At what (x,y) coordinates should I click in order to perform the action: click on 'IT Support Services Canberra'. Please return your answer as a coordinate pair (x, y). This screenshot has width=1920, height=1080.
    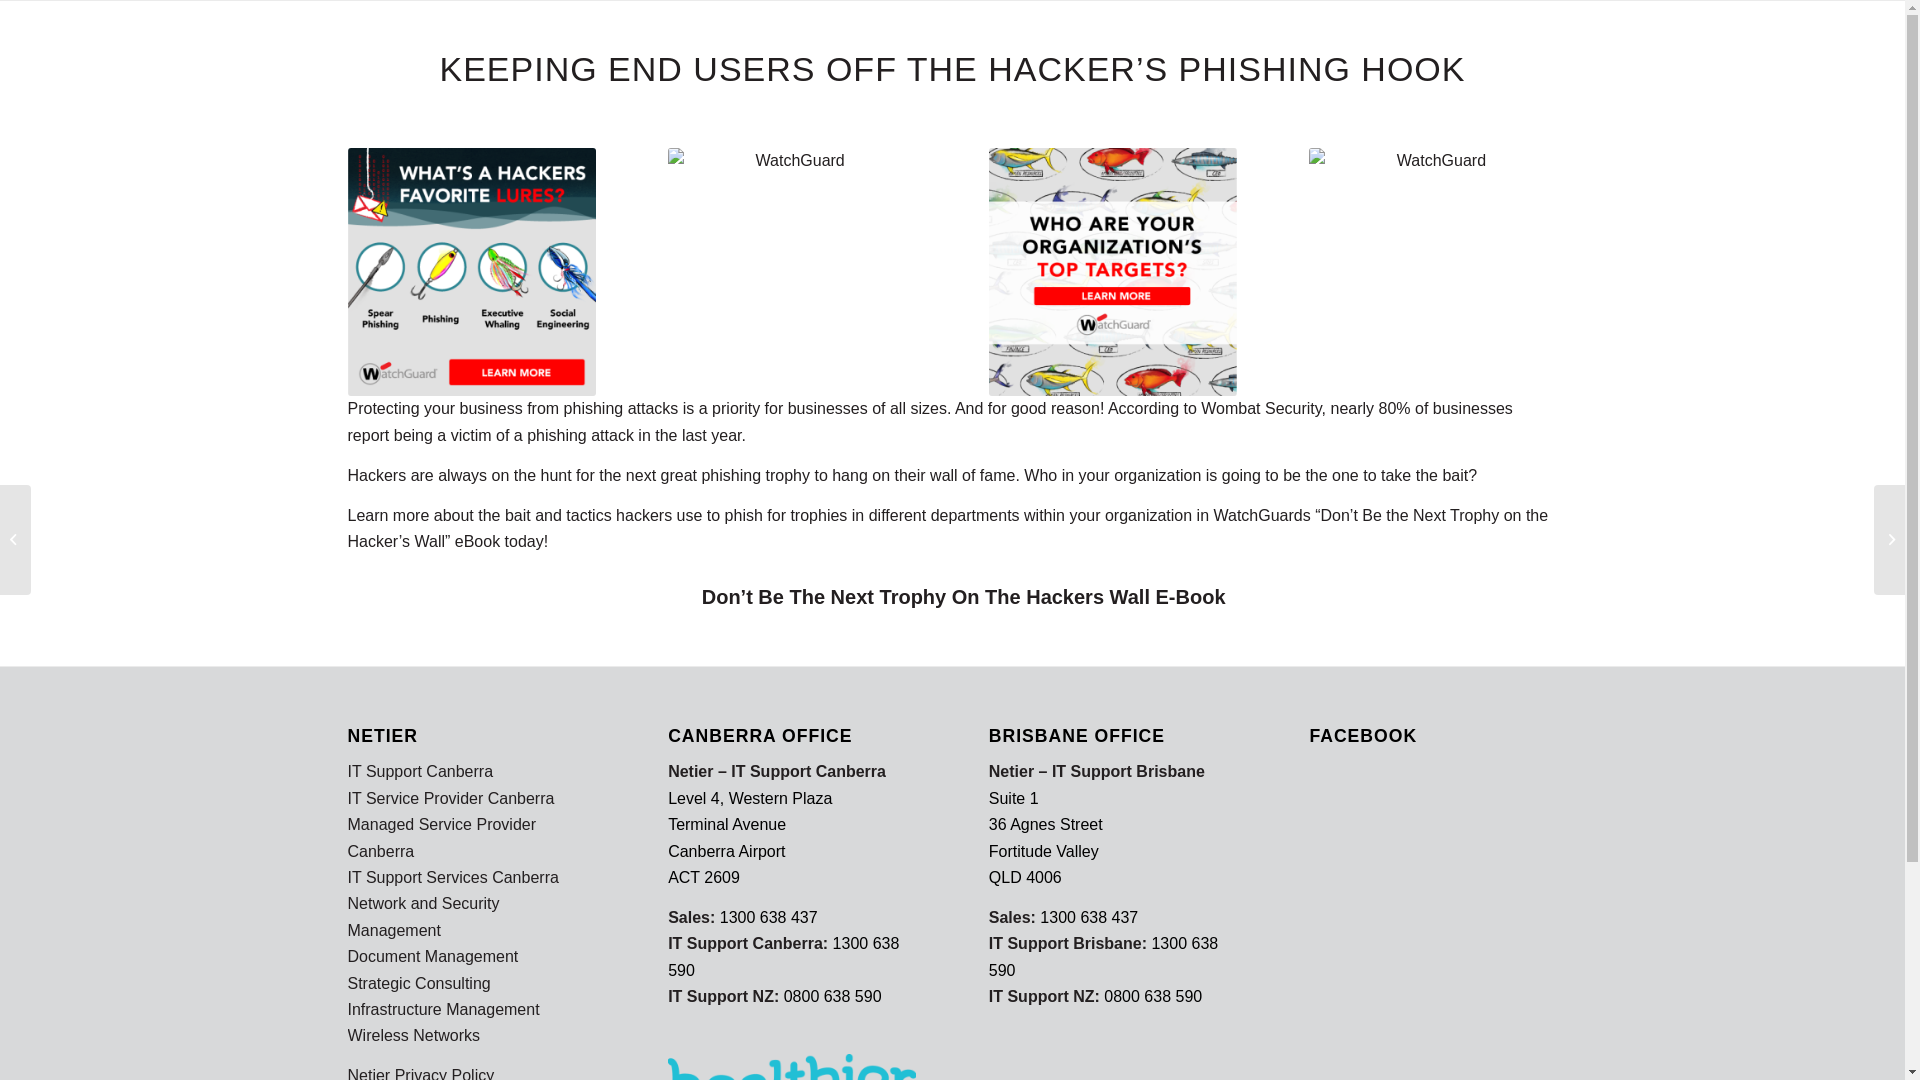
    Looking at the image, I should click on (452, 876).